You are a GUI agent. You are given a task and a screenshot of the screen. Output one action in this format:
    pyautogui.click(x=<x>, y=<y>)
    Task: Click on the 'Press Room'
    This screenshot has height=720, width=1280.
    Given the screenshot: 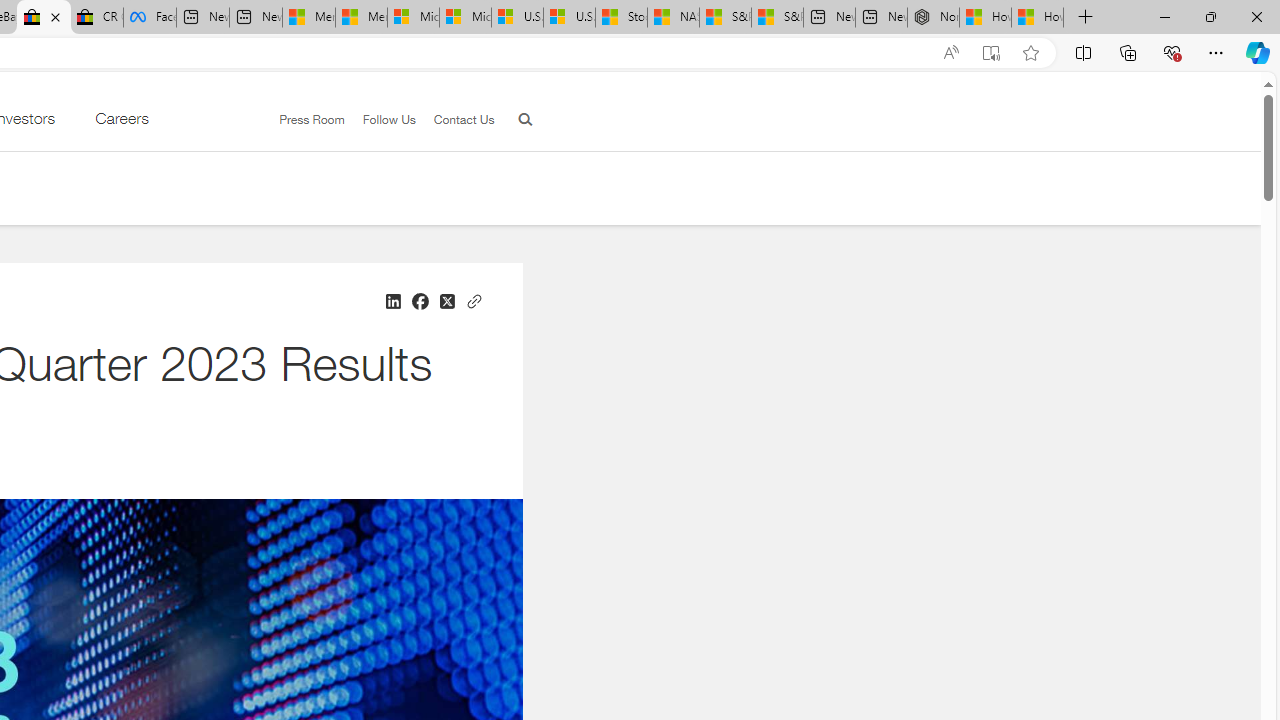 What is the action you would take?
    pyautogui.click(x=302, y=120)
    